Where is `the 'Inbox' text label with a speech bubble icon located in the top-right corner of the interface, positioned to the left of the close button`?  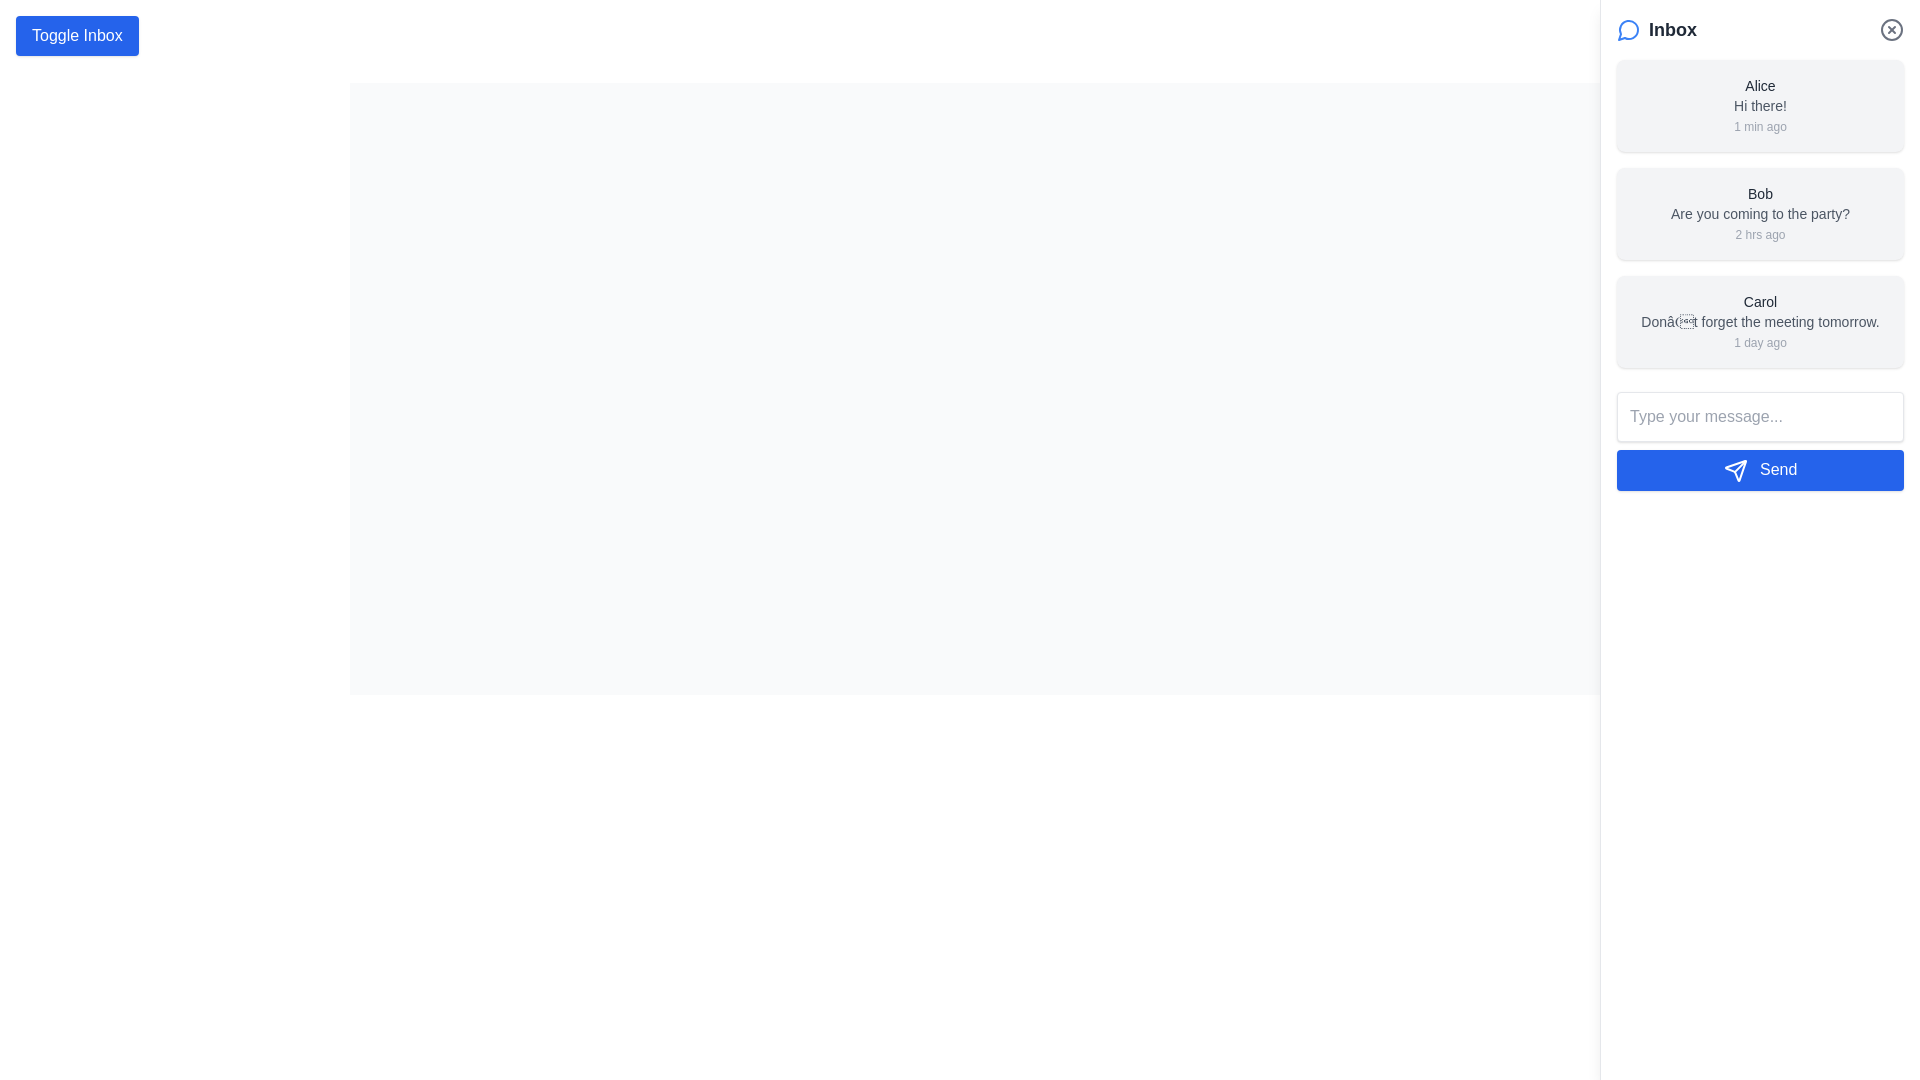 the 'Inbox' text label with a speech bubble icon located in the top-right corner of the interface, positioned to the left of the close button is located at coordinates (1656, 30).